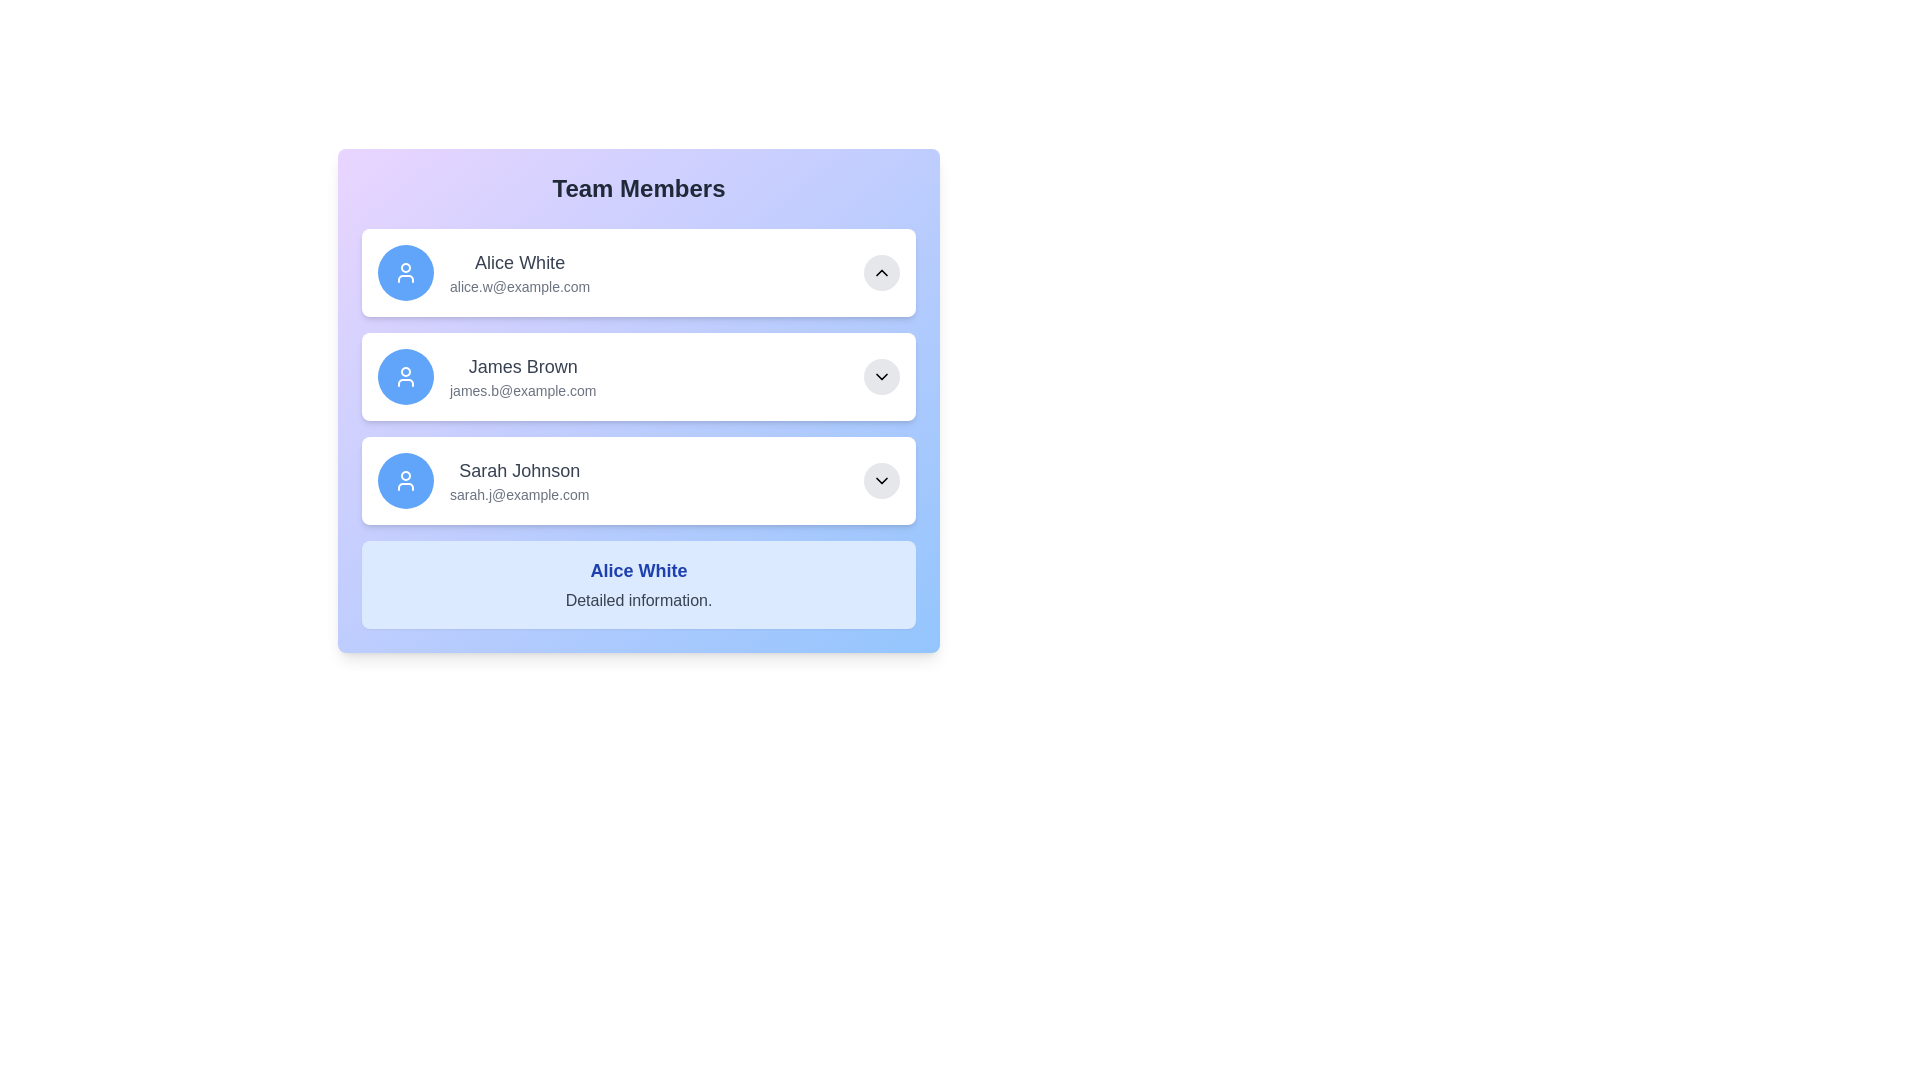 The image size is (1920, 1080). I want to click on the light gray circular button with an upward-pointing chevron icon, so click(881, 273).